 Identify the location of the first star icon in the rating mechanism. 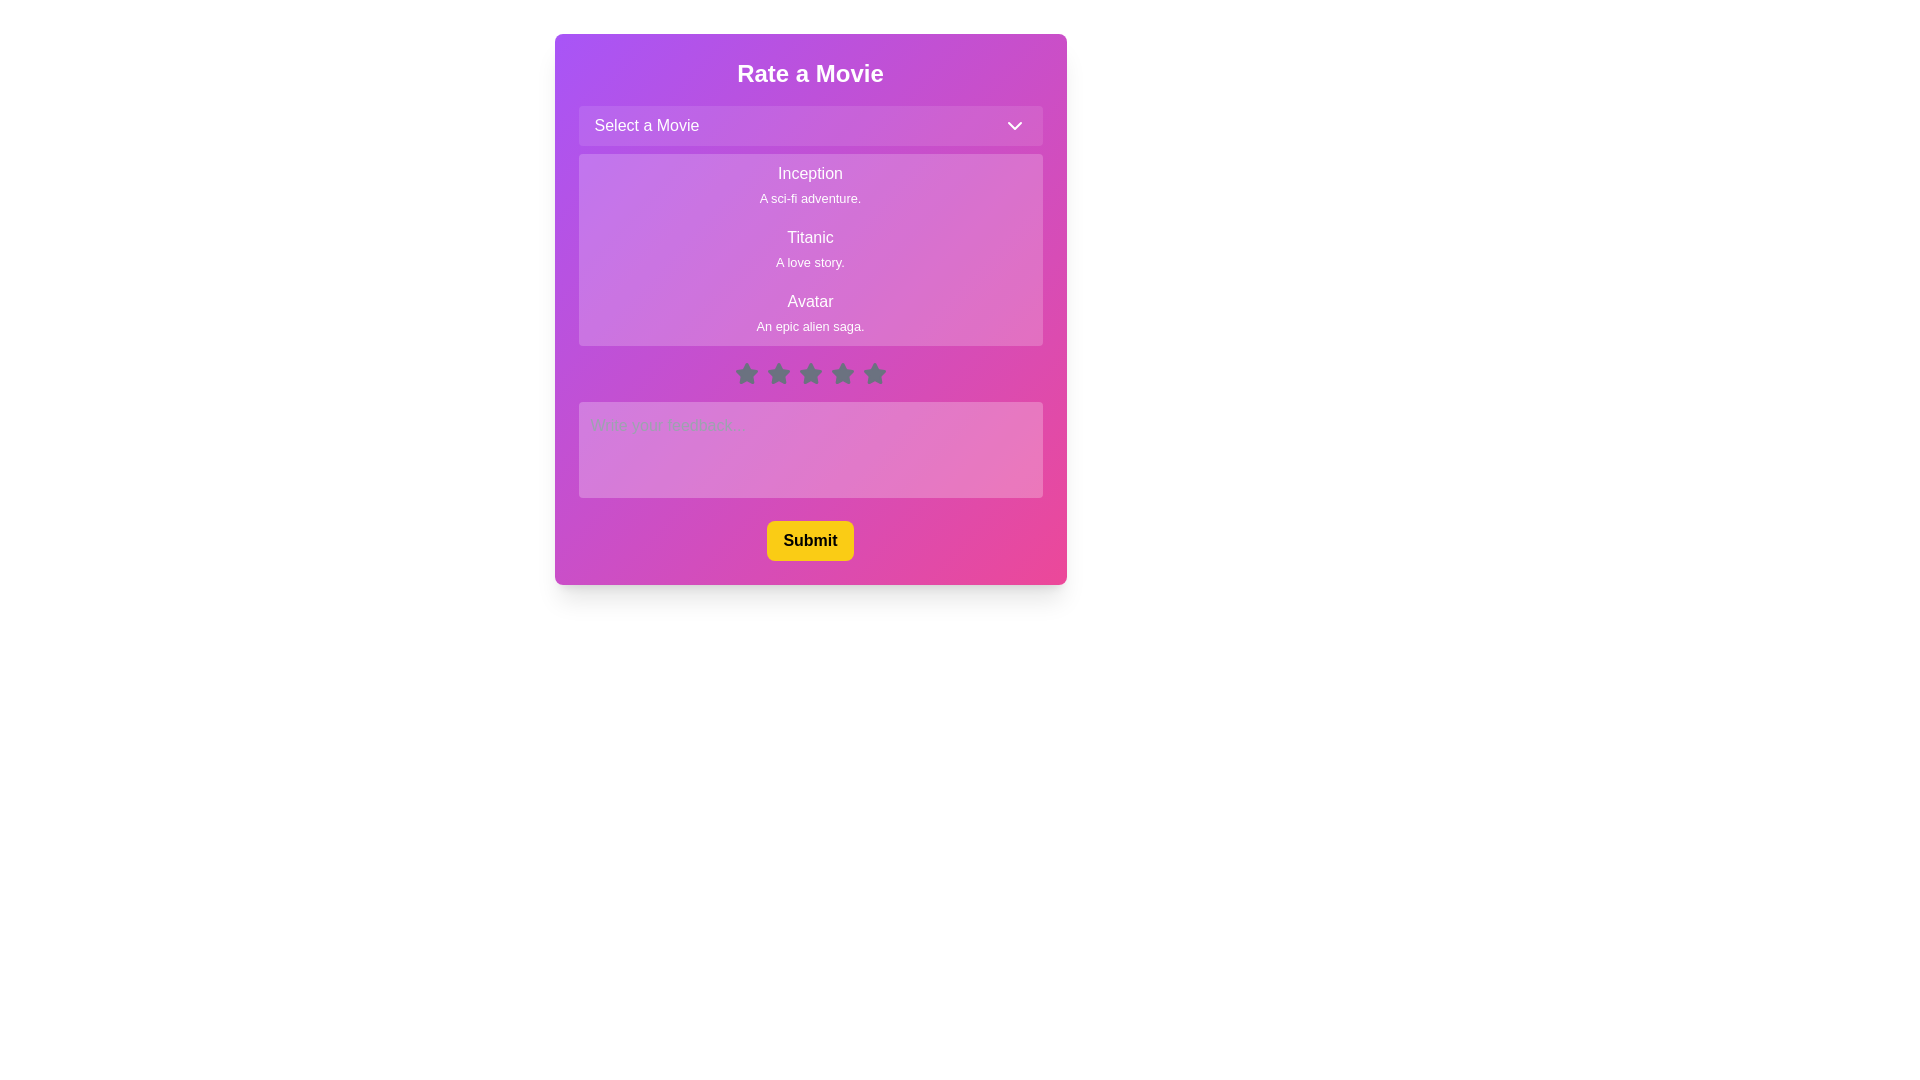
(745, 374).